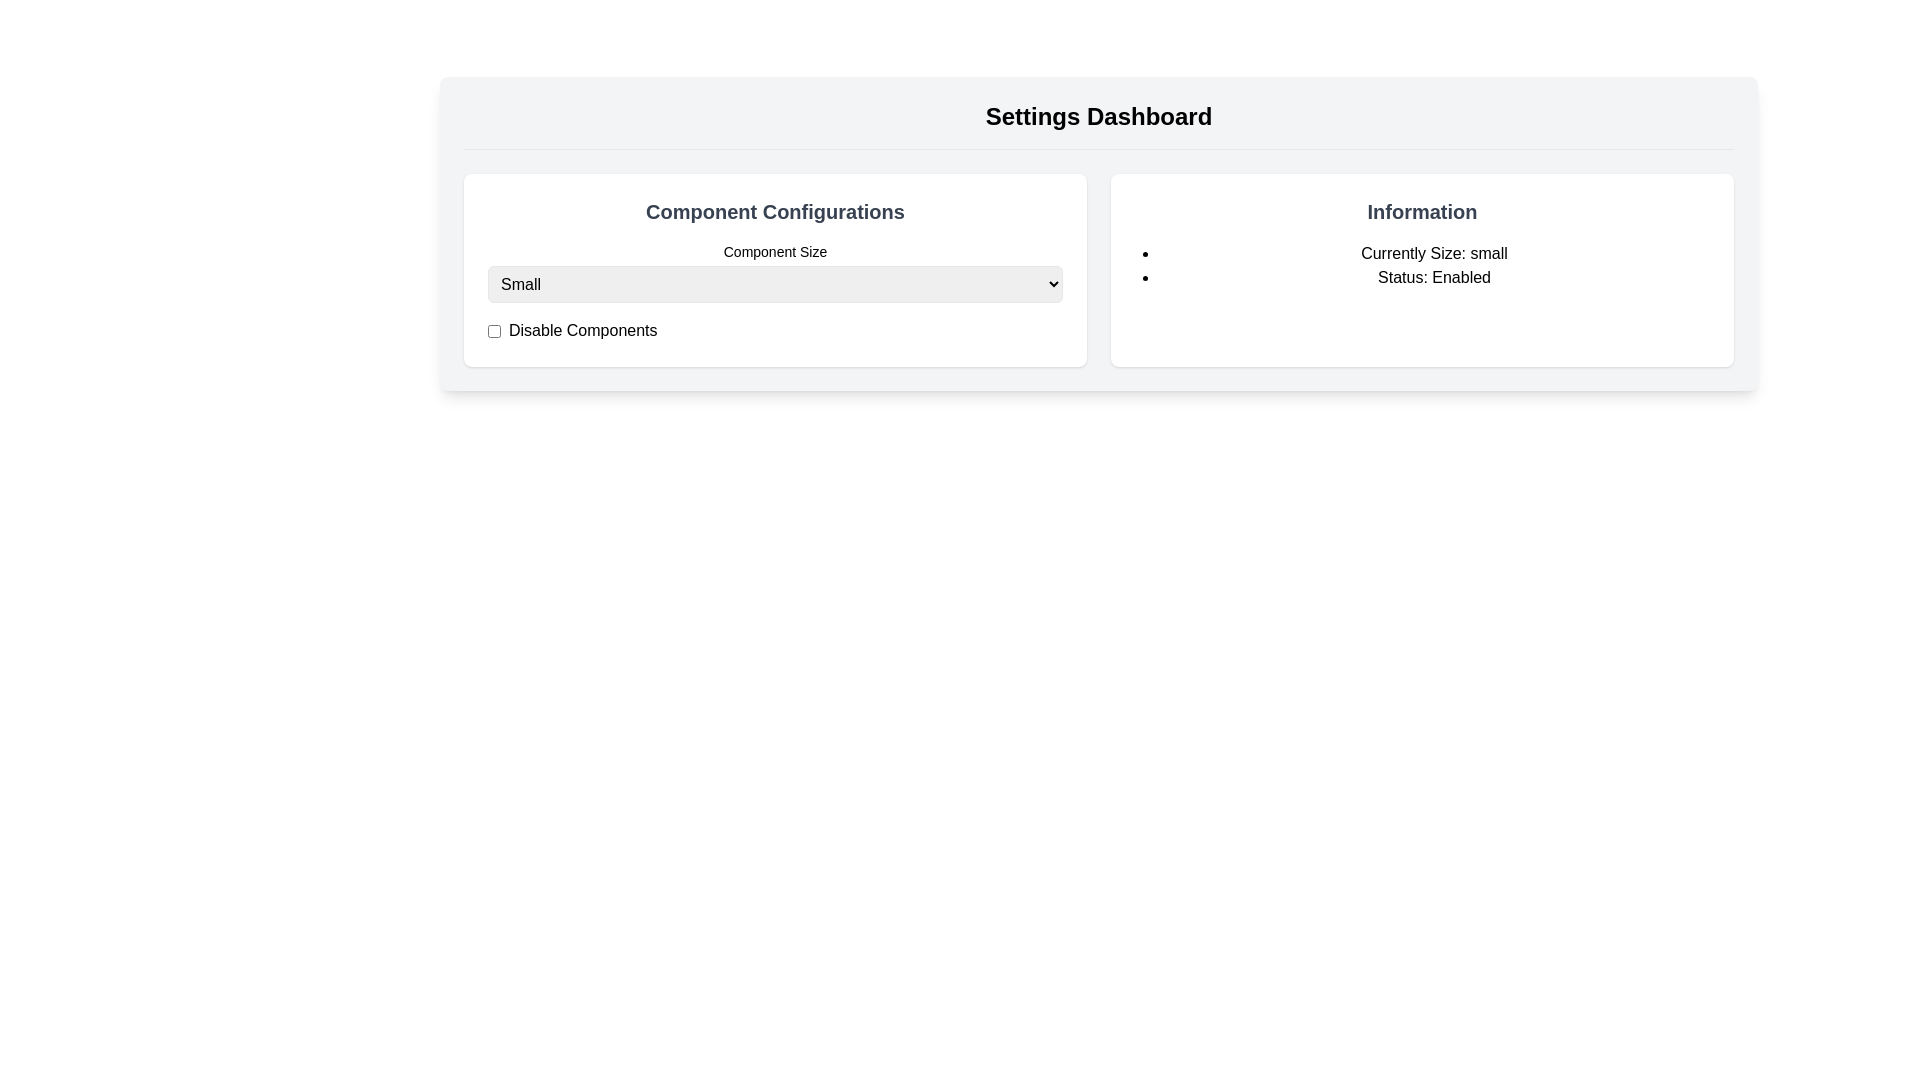 Image resolution: width=1920 pixels, height=1080 pixels. I want to click on the 'Component Size' label, which is styled with a small font size and medium weight, located above the dropdown menu in the 'Component Configurations' section, so click(774, 250).